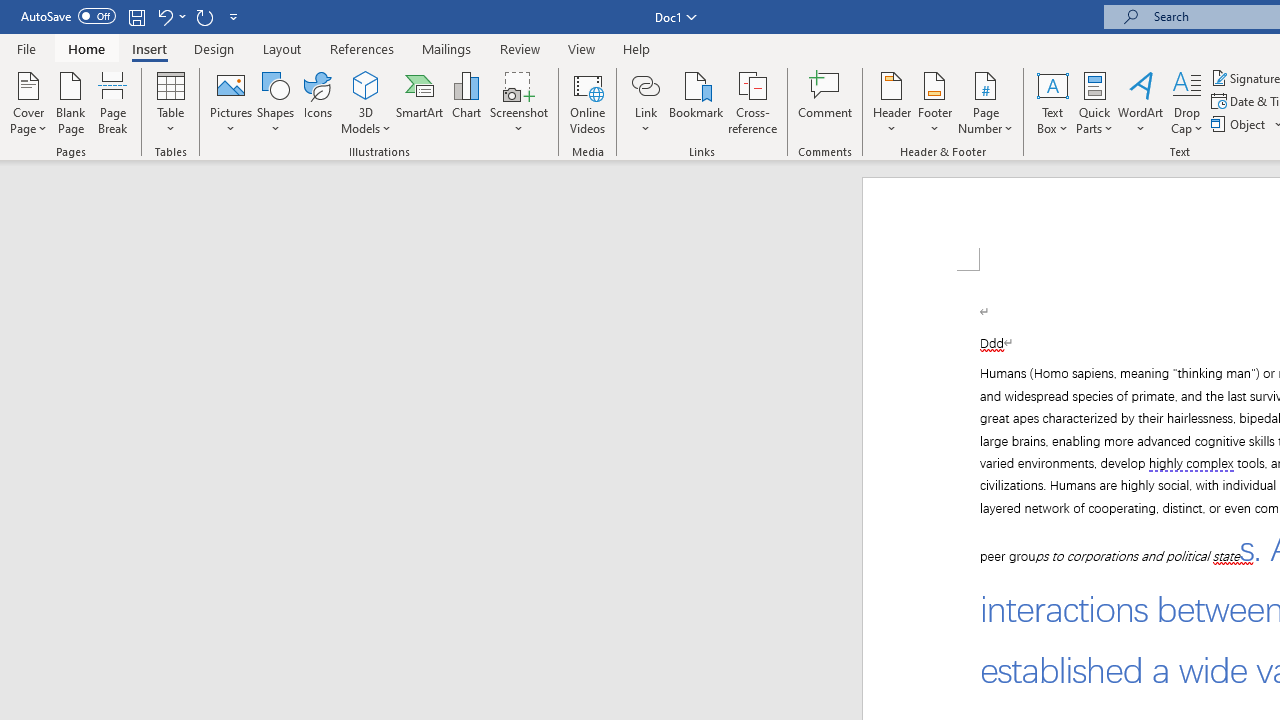 The height and width of the screenshot is (720, 1280). I want to click on 'Repeat Doc Close', so click(204, 16).